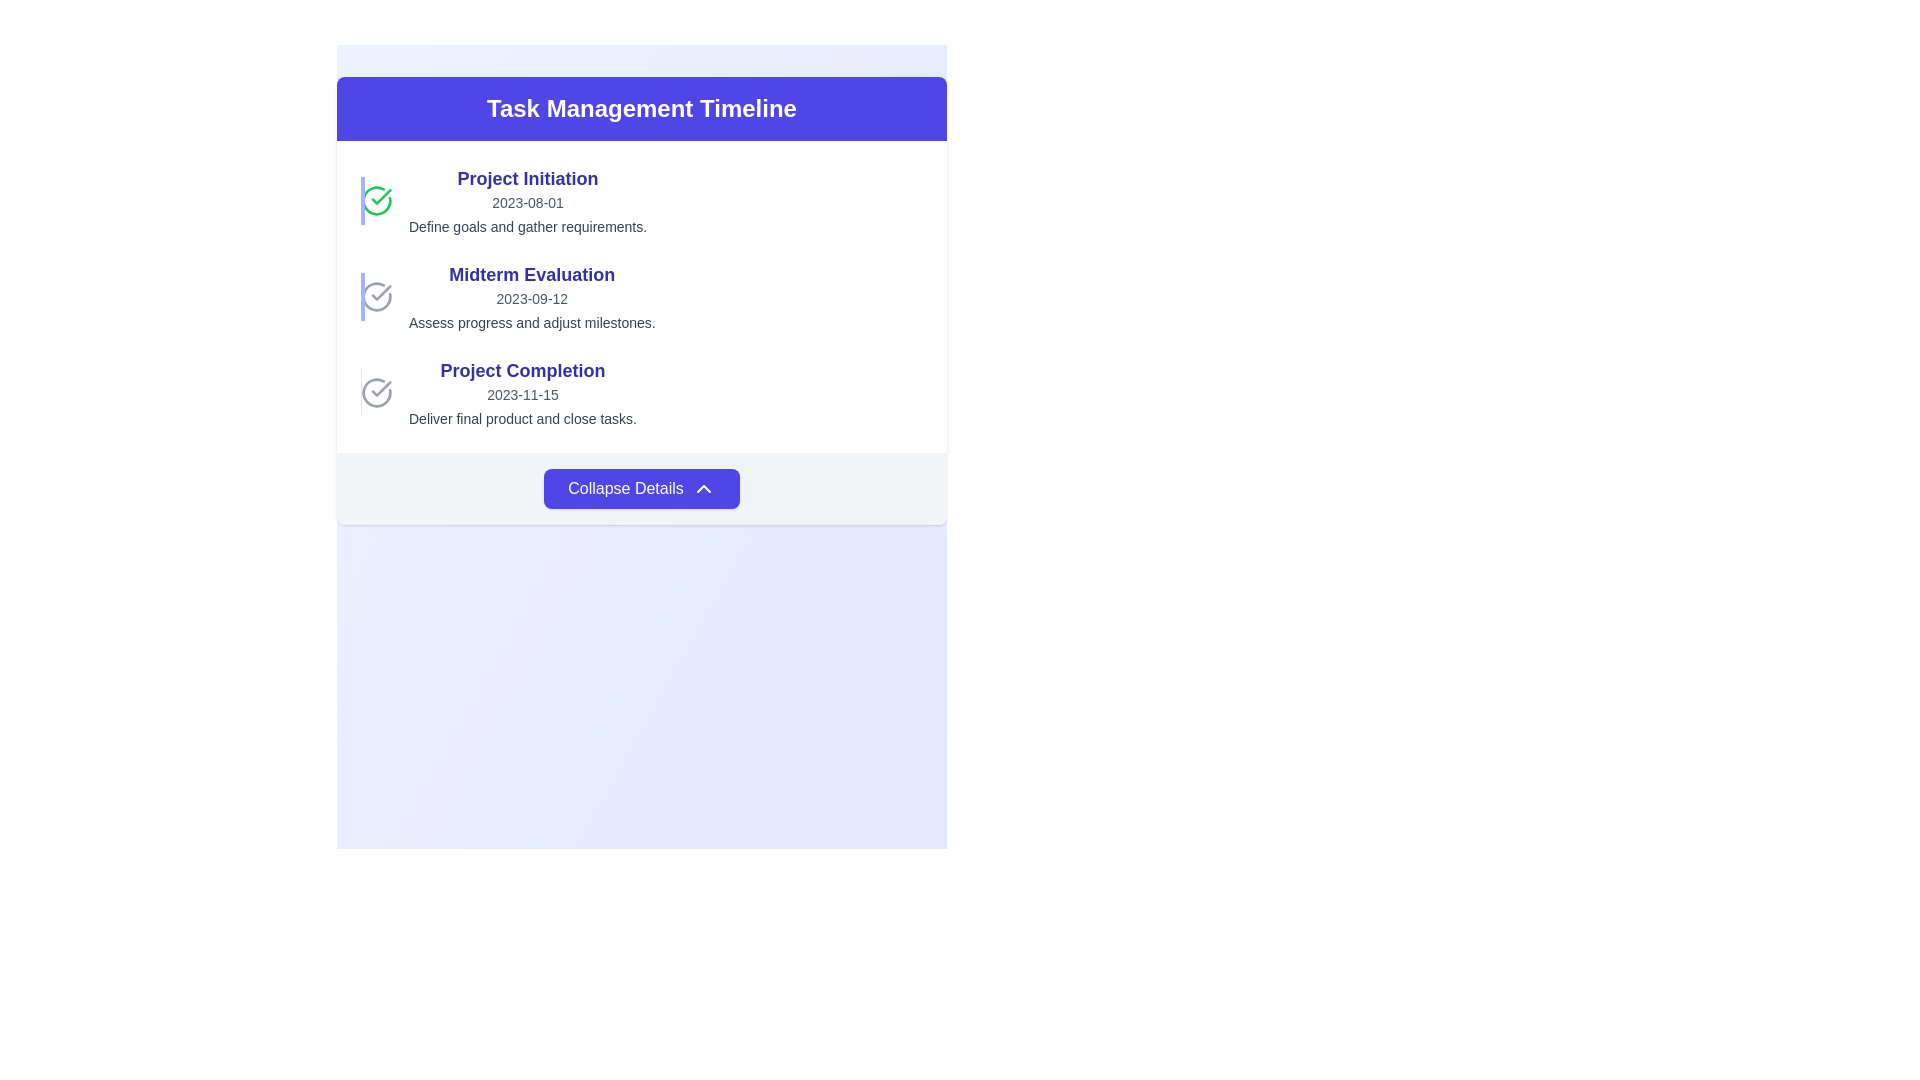  Describe the element at coordinates (523, 418) in the screenshot. I see `the text element that describes the action required for the 'Project Completion' milestone, located below the date '2023-11-15'` at that location.